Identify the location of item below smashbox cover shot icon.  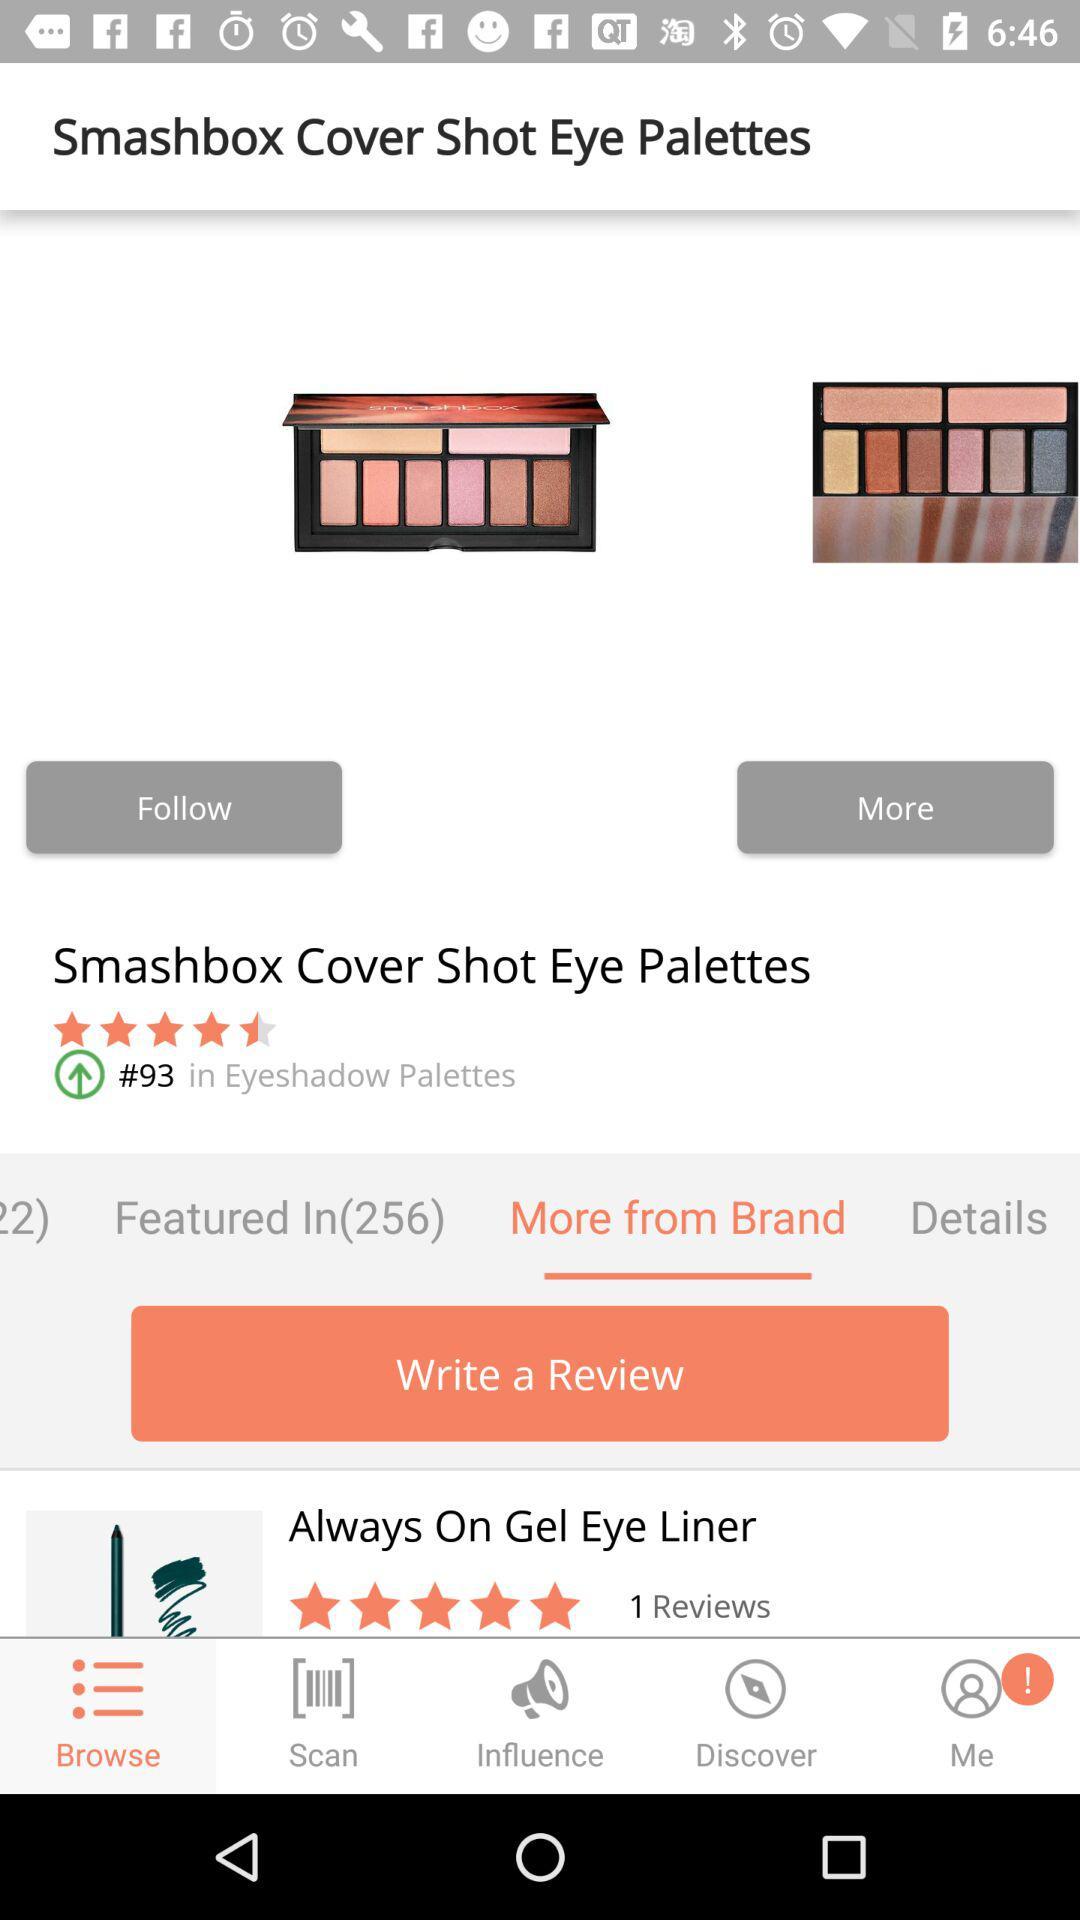
(978, 1215).